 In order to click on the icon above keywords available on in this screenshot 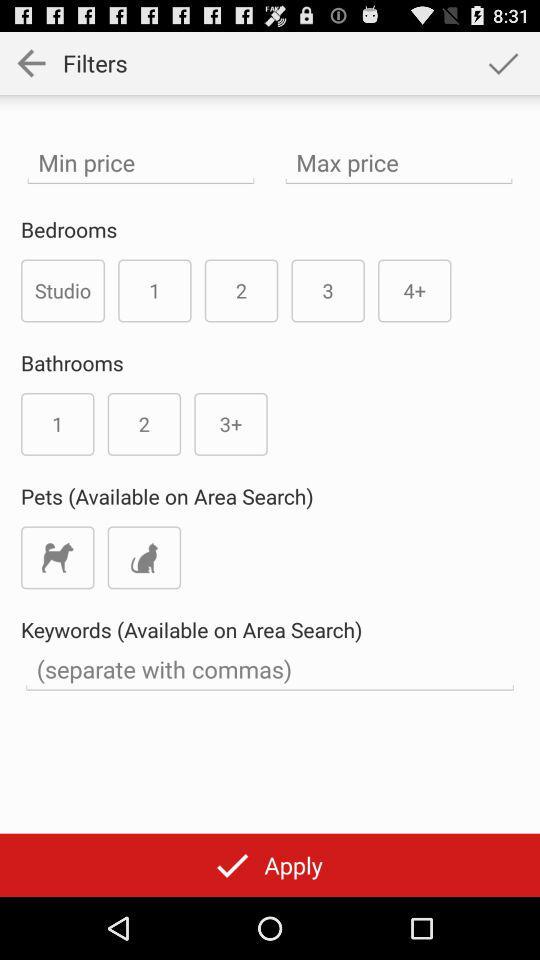, I will do `click(143, 557)`.